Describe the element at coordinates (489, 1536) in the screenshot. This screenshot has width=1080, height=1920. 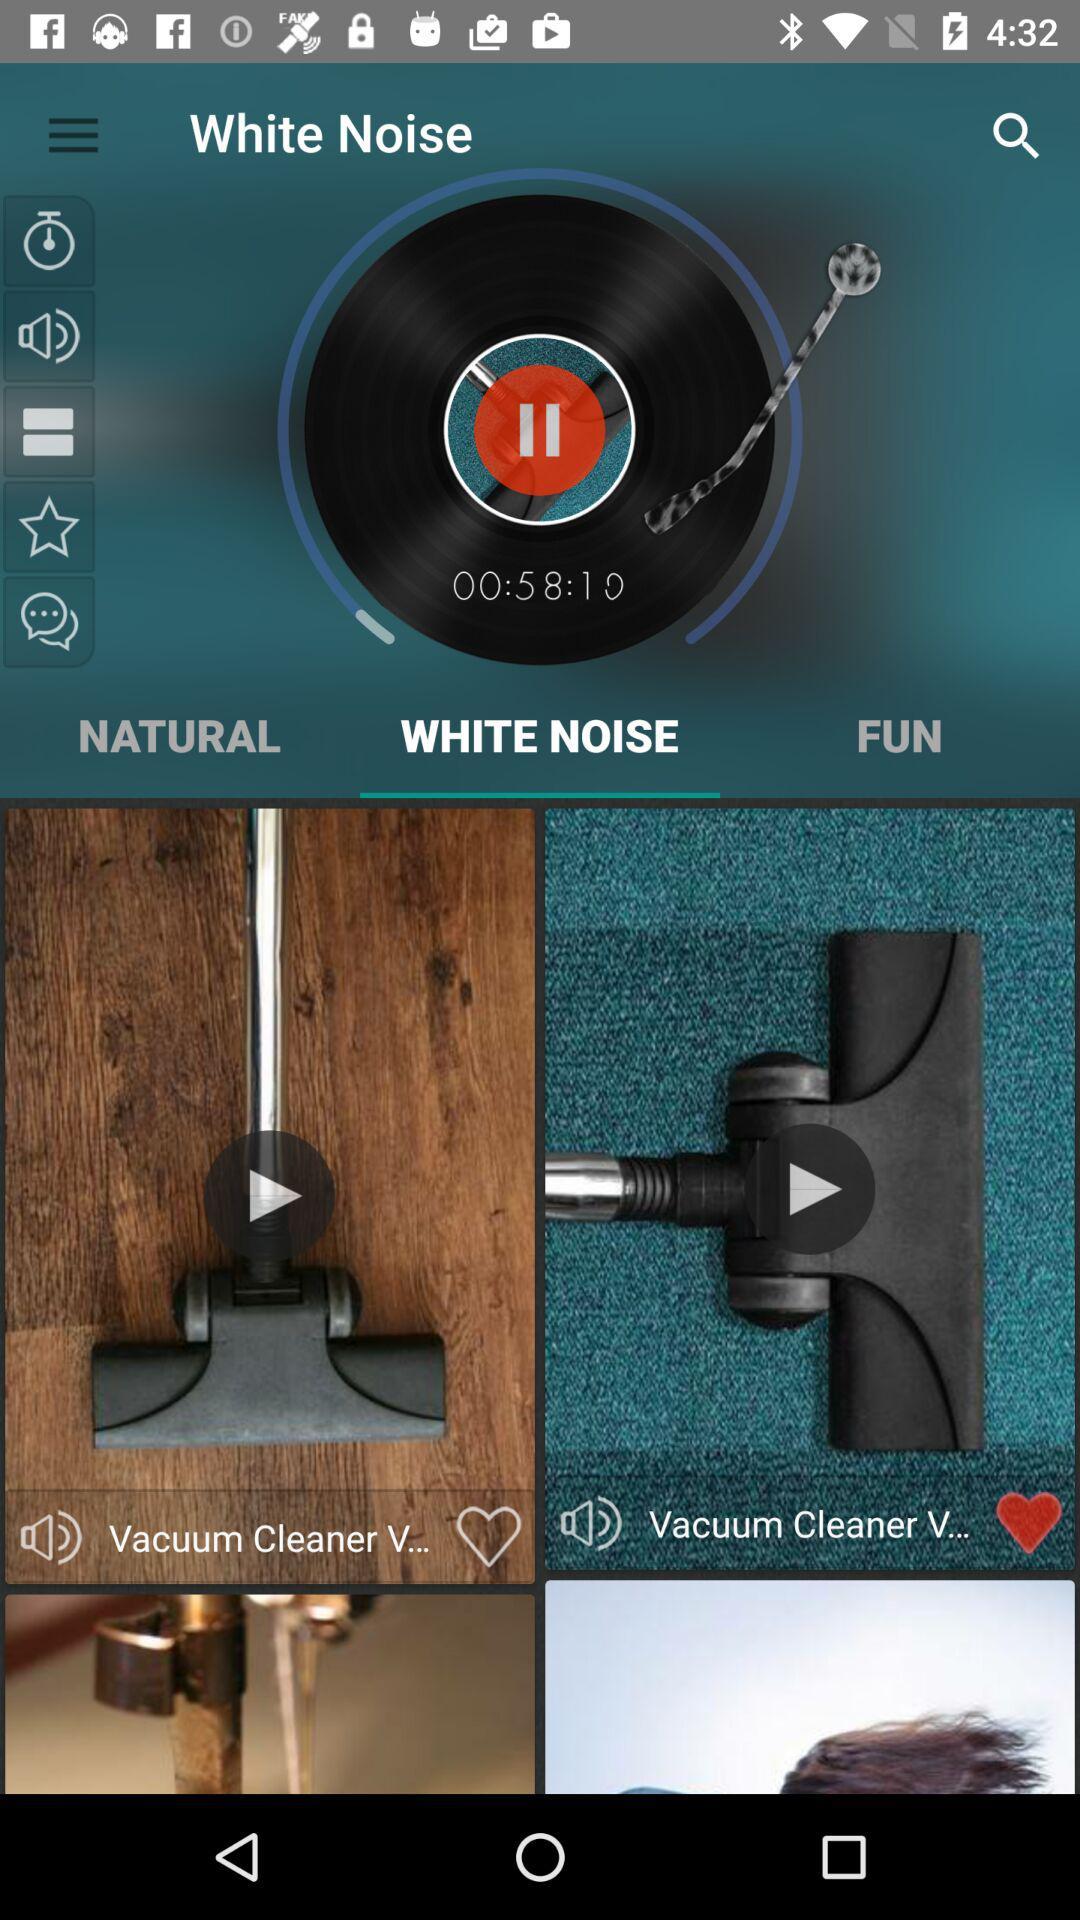
I see `to favorites` at that location.